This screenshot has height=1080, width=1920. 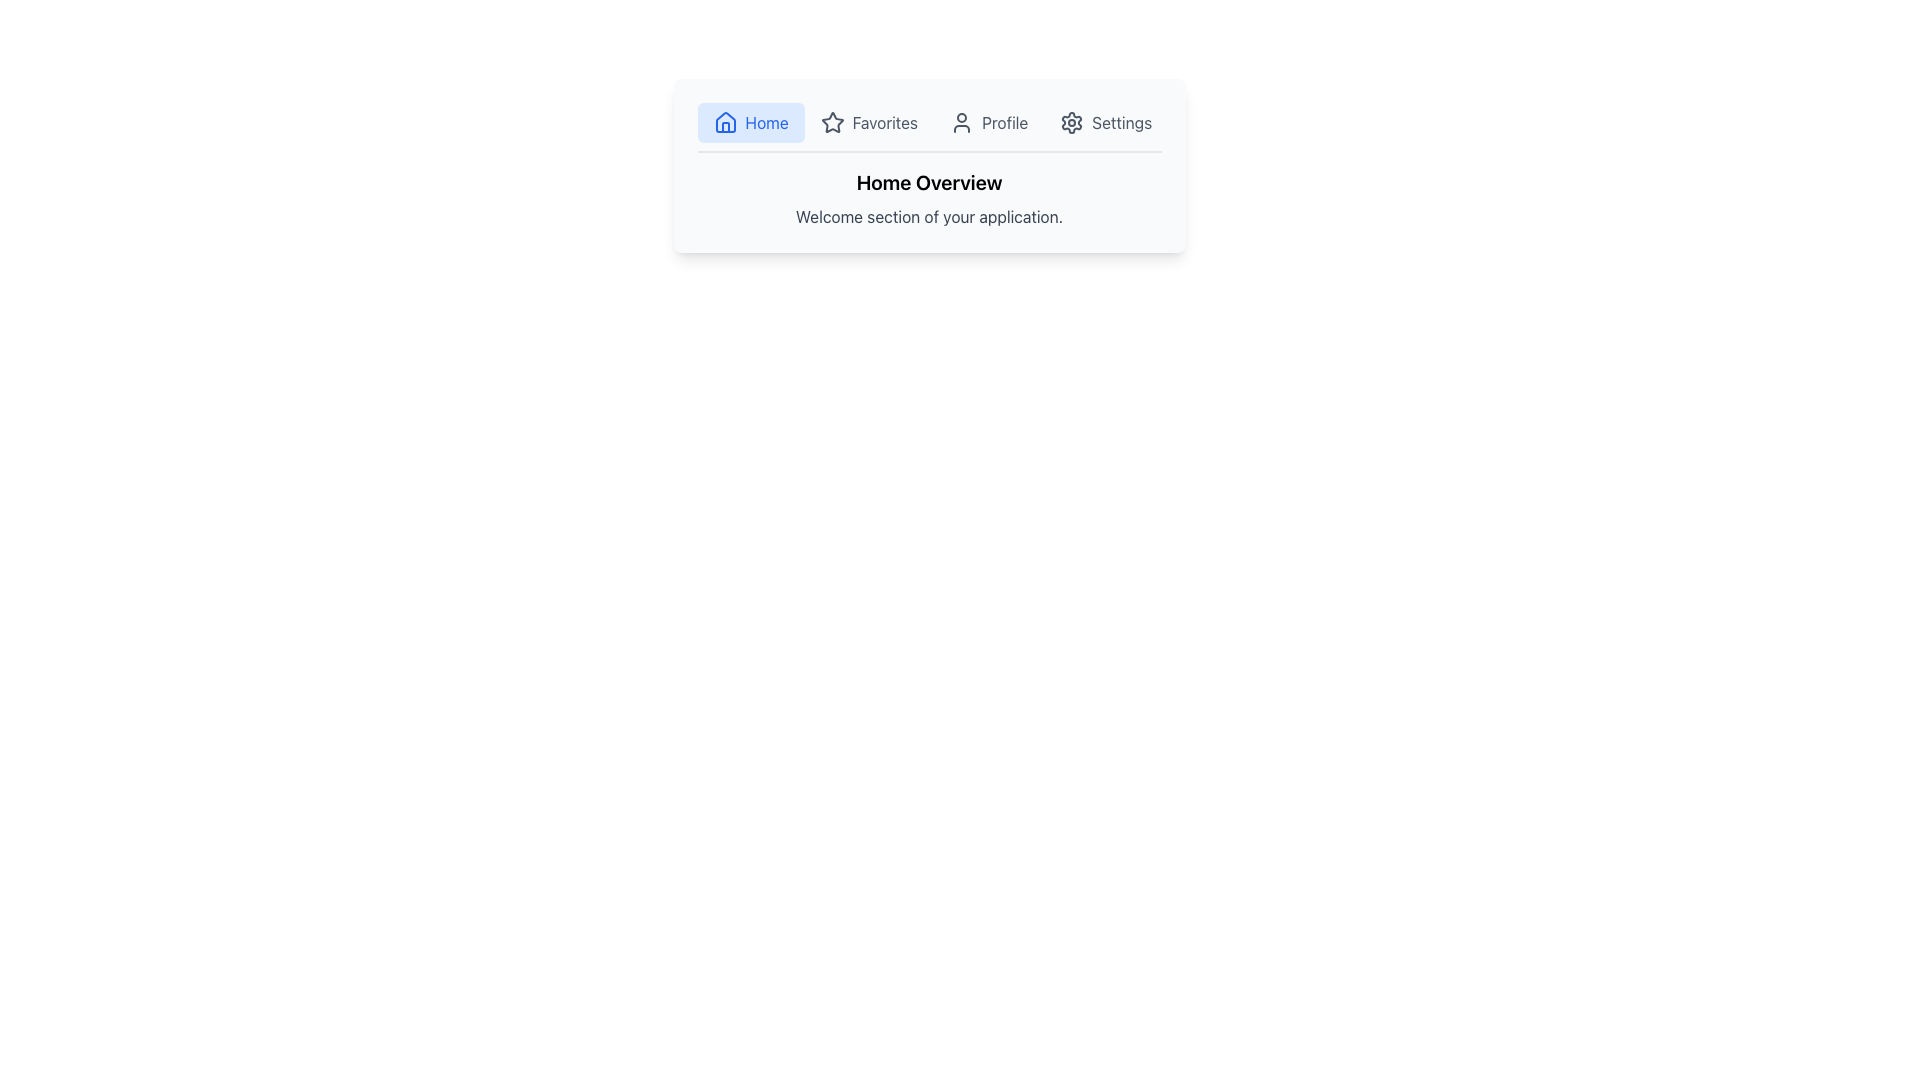 What do you see at coordinates (1105, 123) in the screenshot?
I see `the 'Settings' button` at bounding box center [1105, 123].